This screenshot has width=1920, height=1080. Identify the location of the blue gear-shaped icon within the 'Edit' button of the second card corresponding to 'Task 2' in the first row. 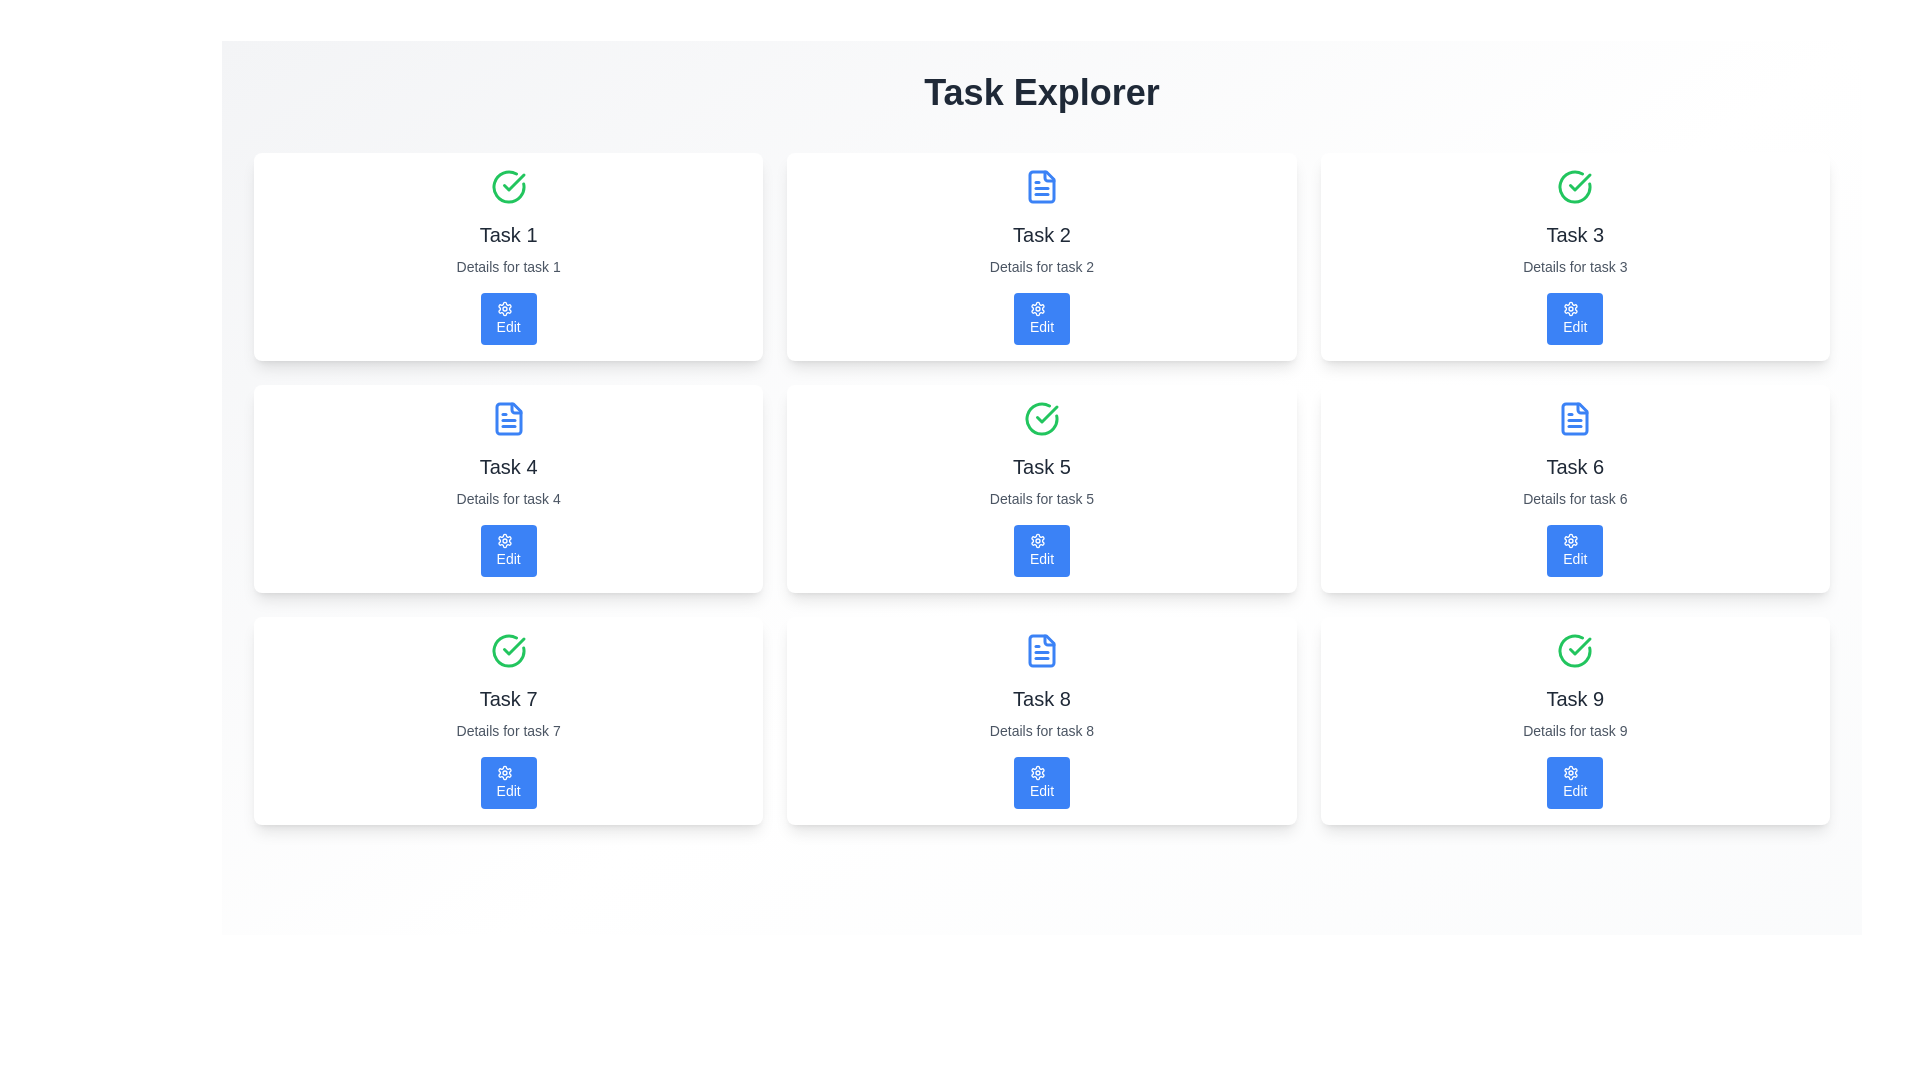
(1037, 308).